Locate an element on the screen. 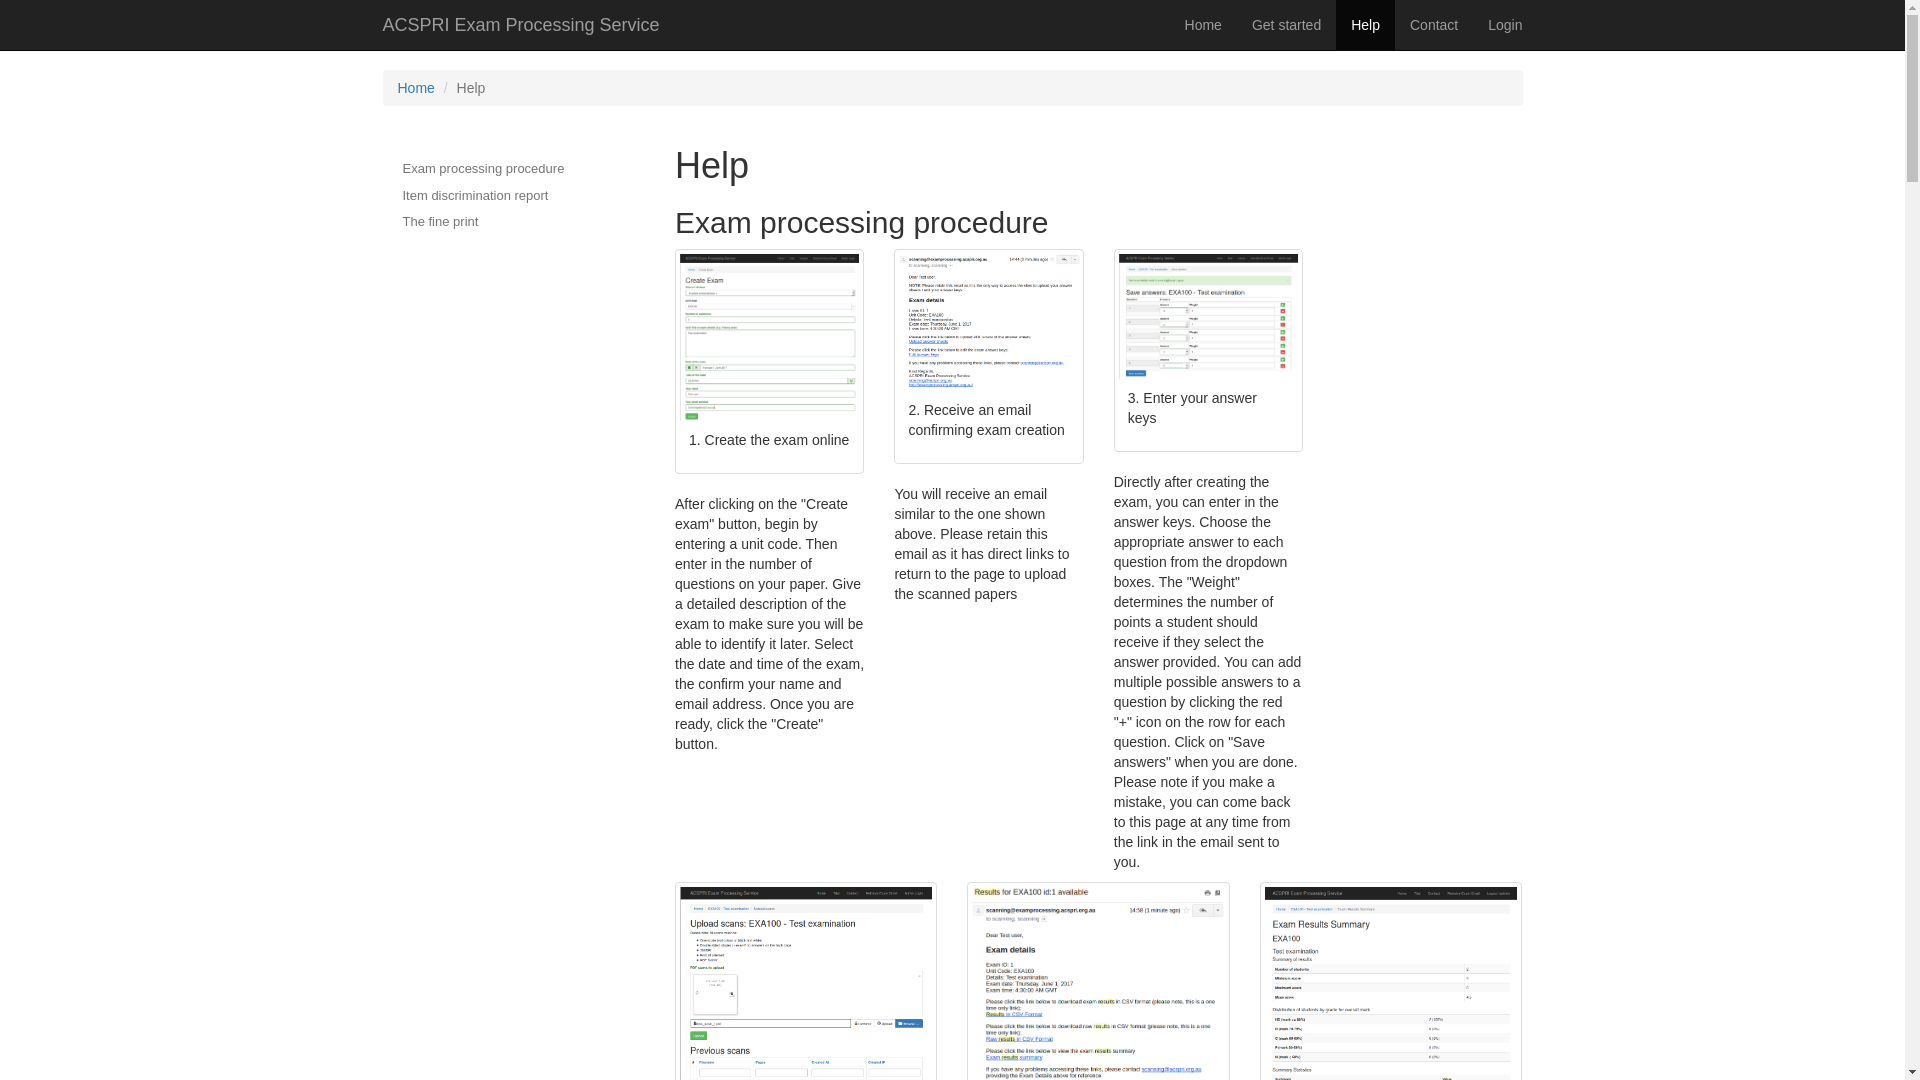 This screenshot has height=1080, width=1920. 'Login' is located at coordinates (1505, 24).